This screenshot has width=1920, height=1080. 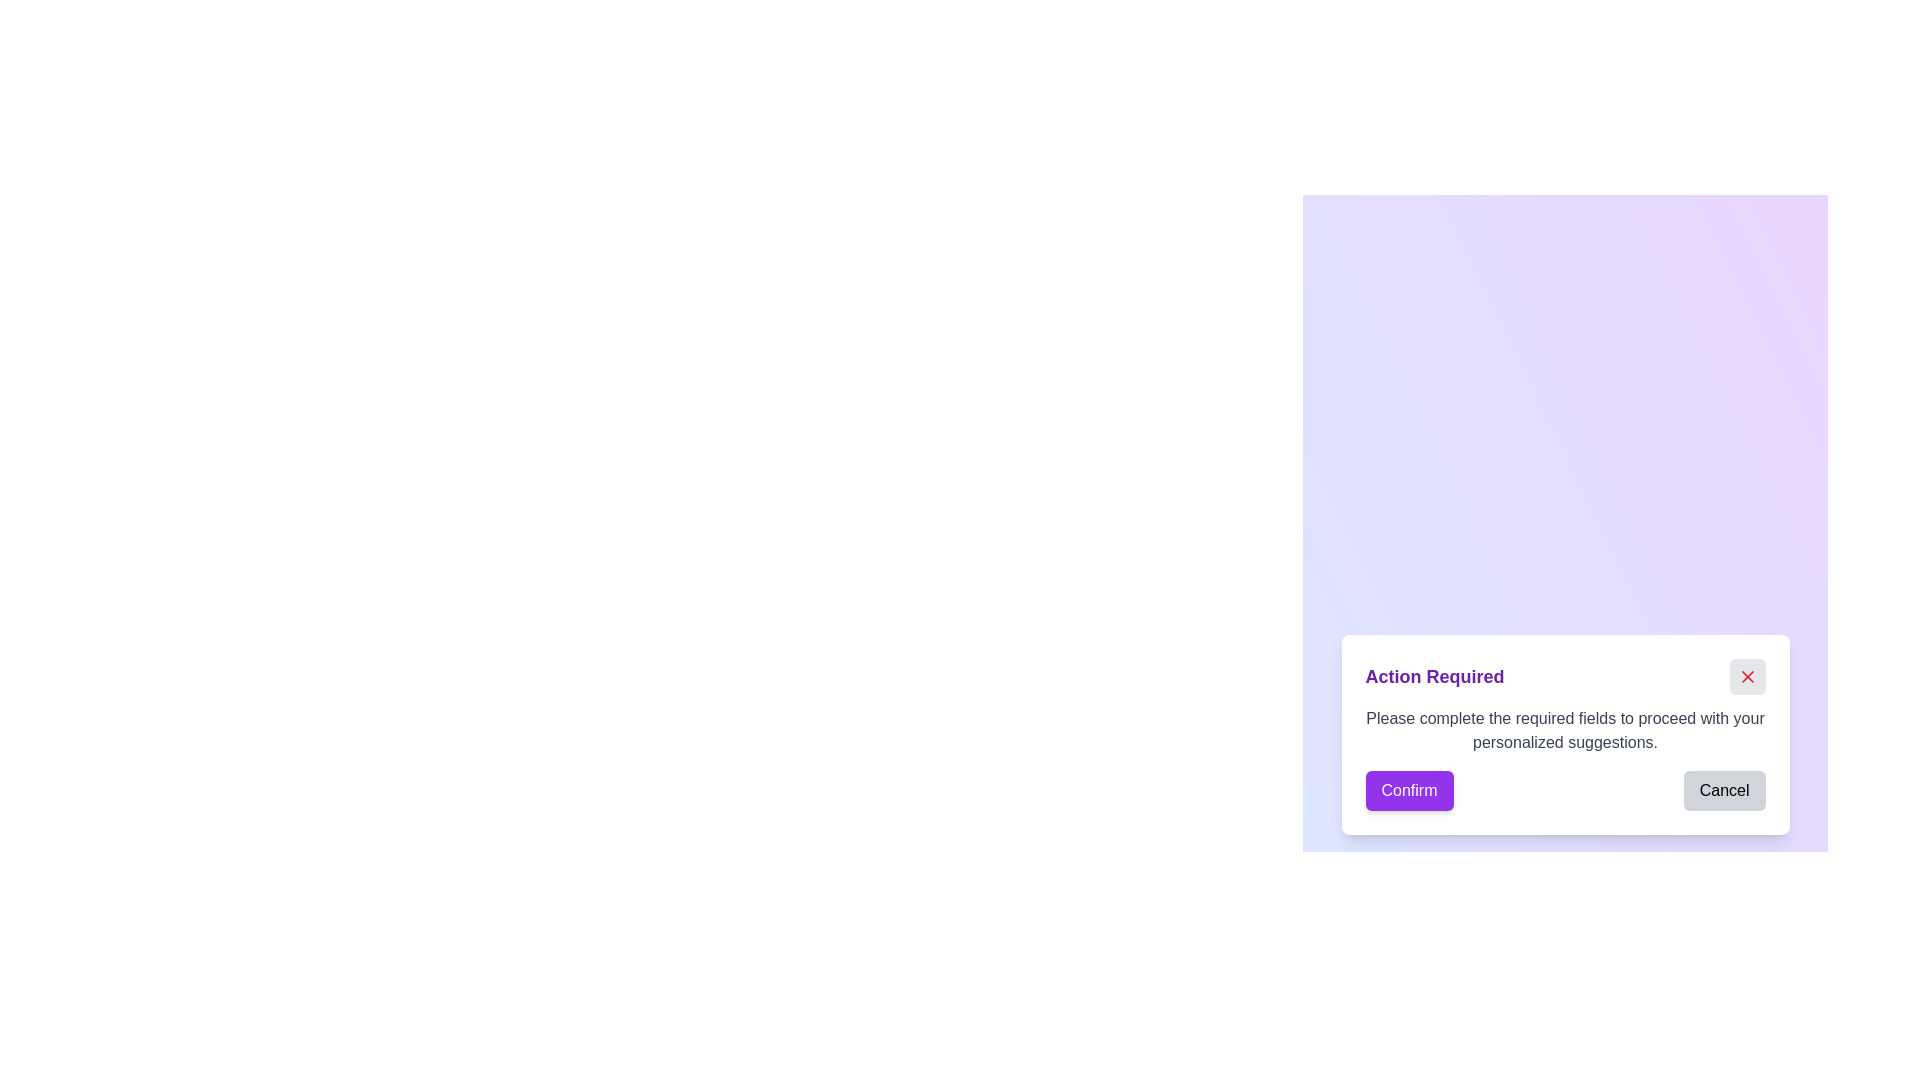 What do you see at coordinates (1408, 789) in the screenshot?
I see `the 'Confirm' button located at the bottom-left of the dialog box to confirm the action` at bounding box center [1408, 789].